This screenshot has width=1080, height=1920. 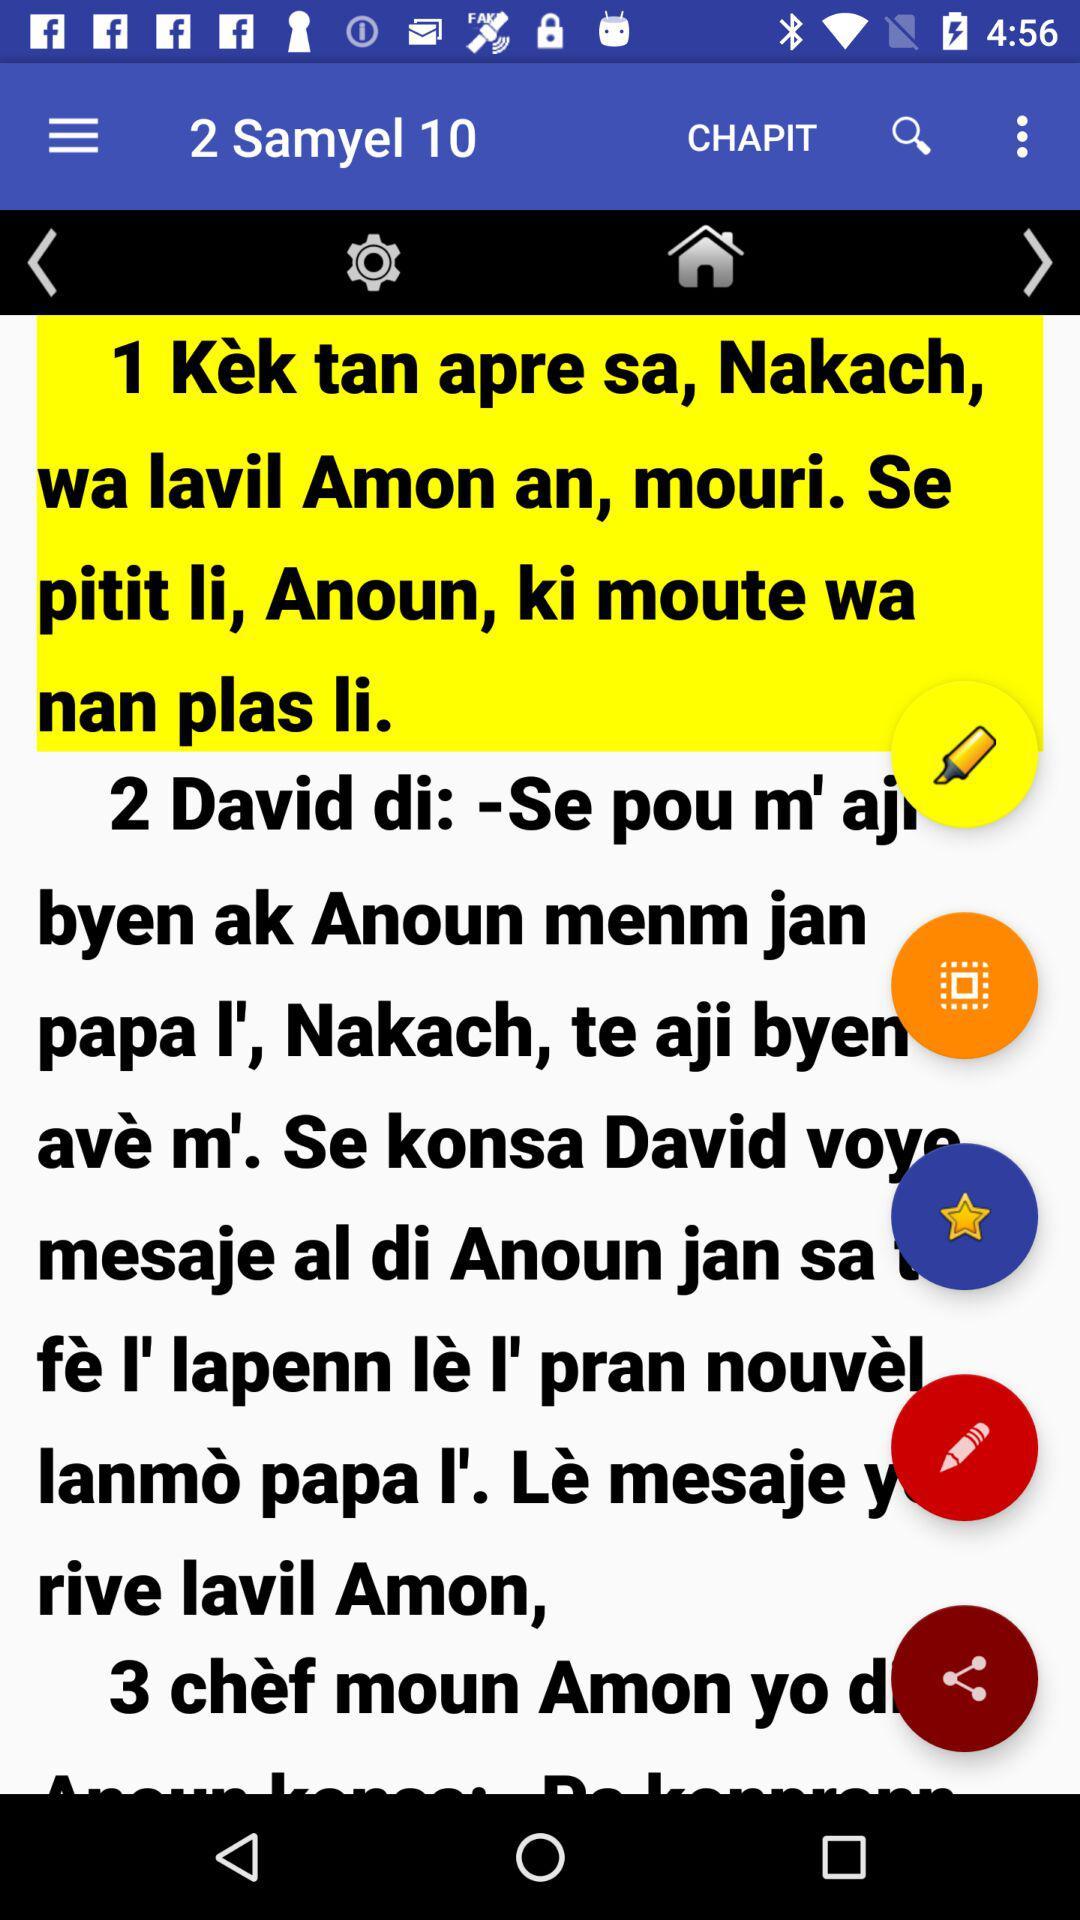 I want to click on the icon below 2 samyel 10 icon, so click(x=373, y=261).